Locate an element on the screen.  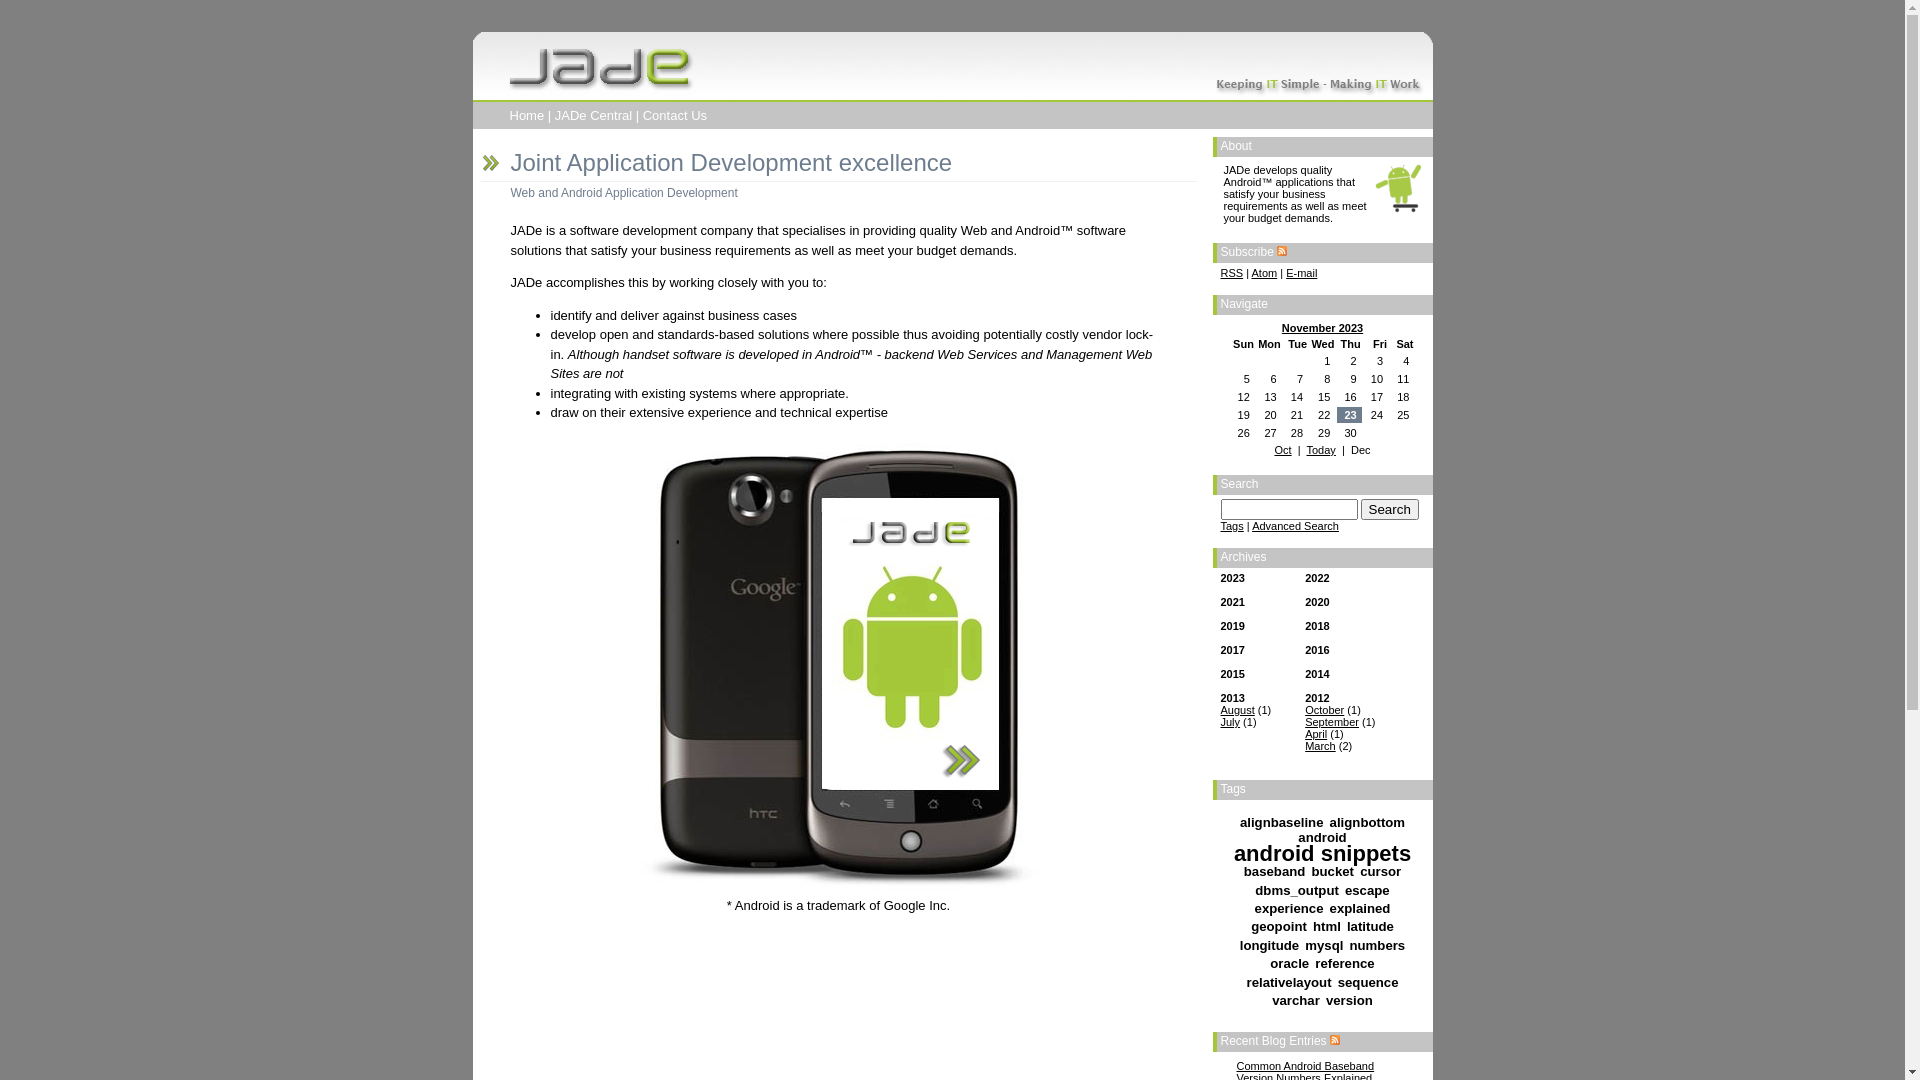
'reference' is located at coordinates (1344, 962).